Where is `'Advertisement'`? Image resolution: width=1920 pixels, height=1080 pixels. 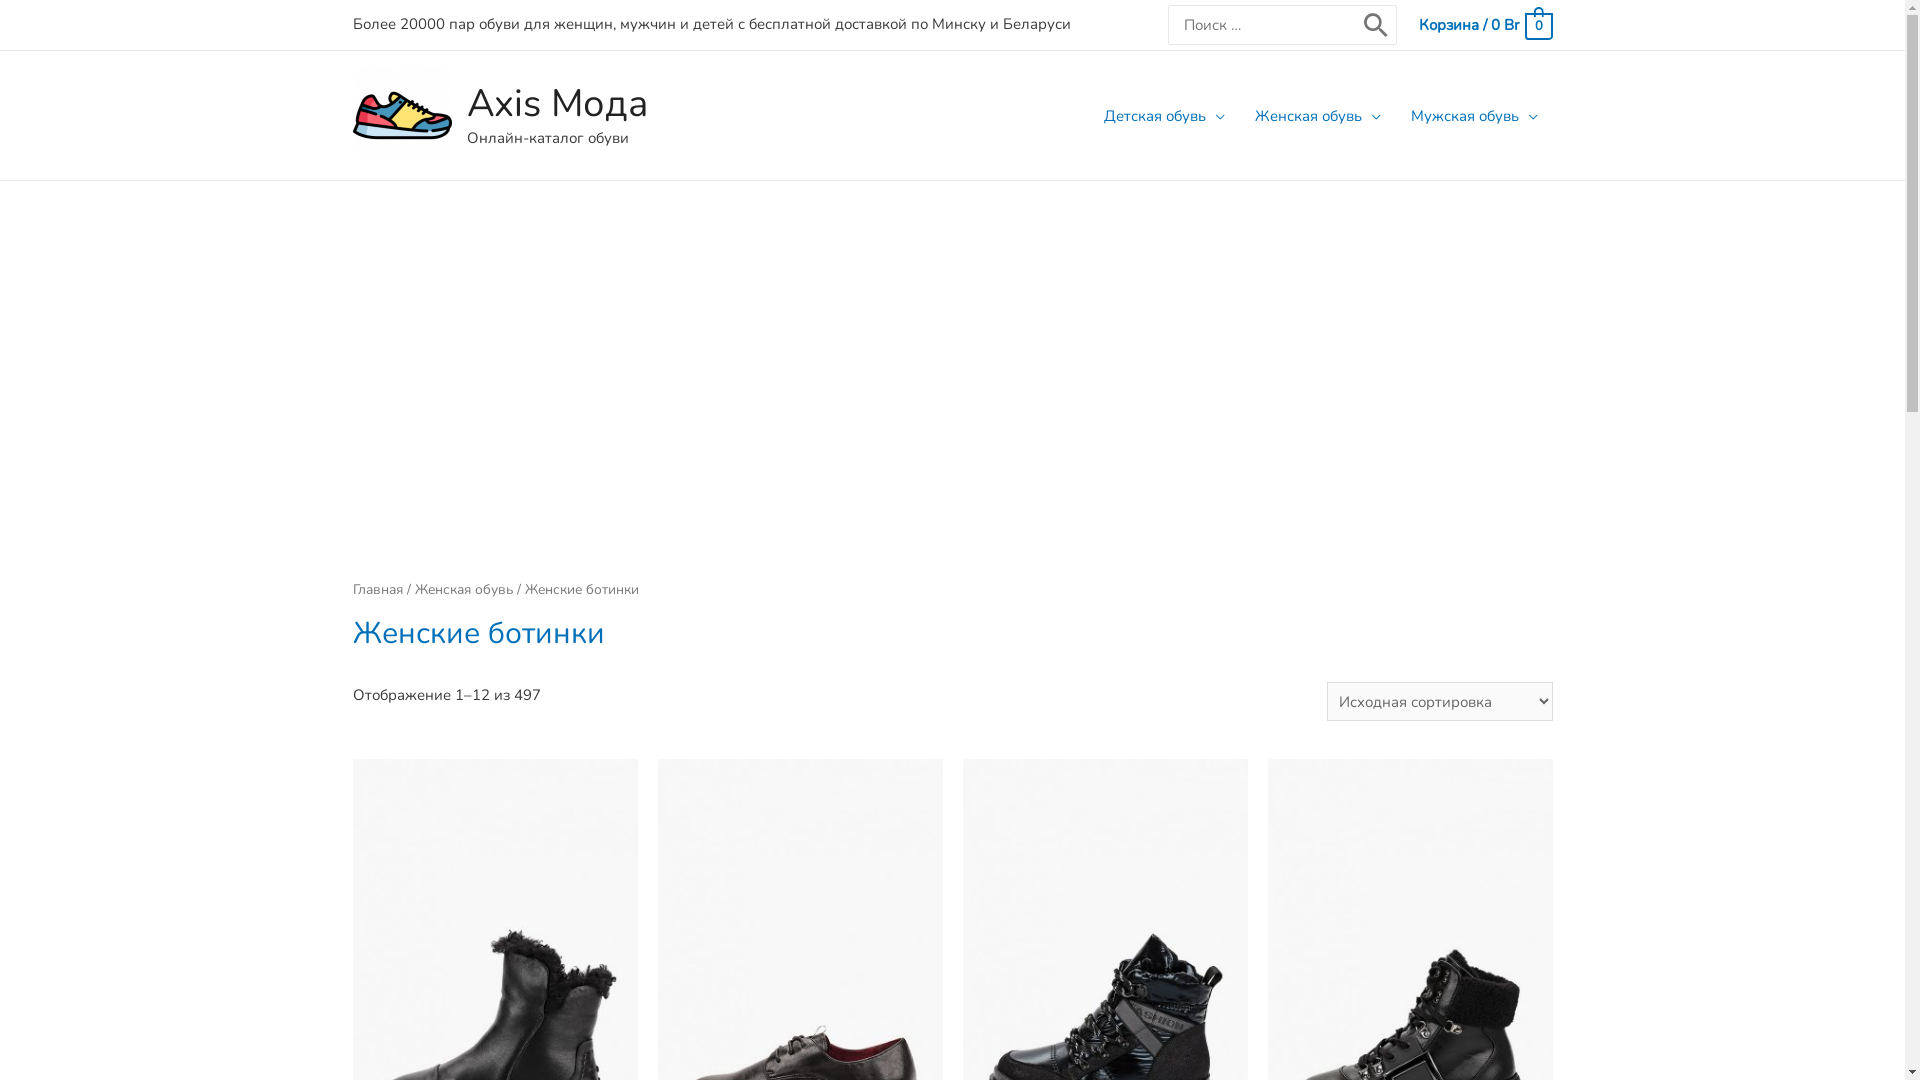 'Advertisement' is located at coordinates (950, 347).